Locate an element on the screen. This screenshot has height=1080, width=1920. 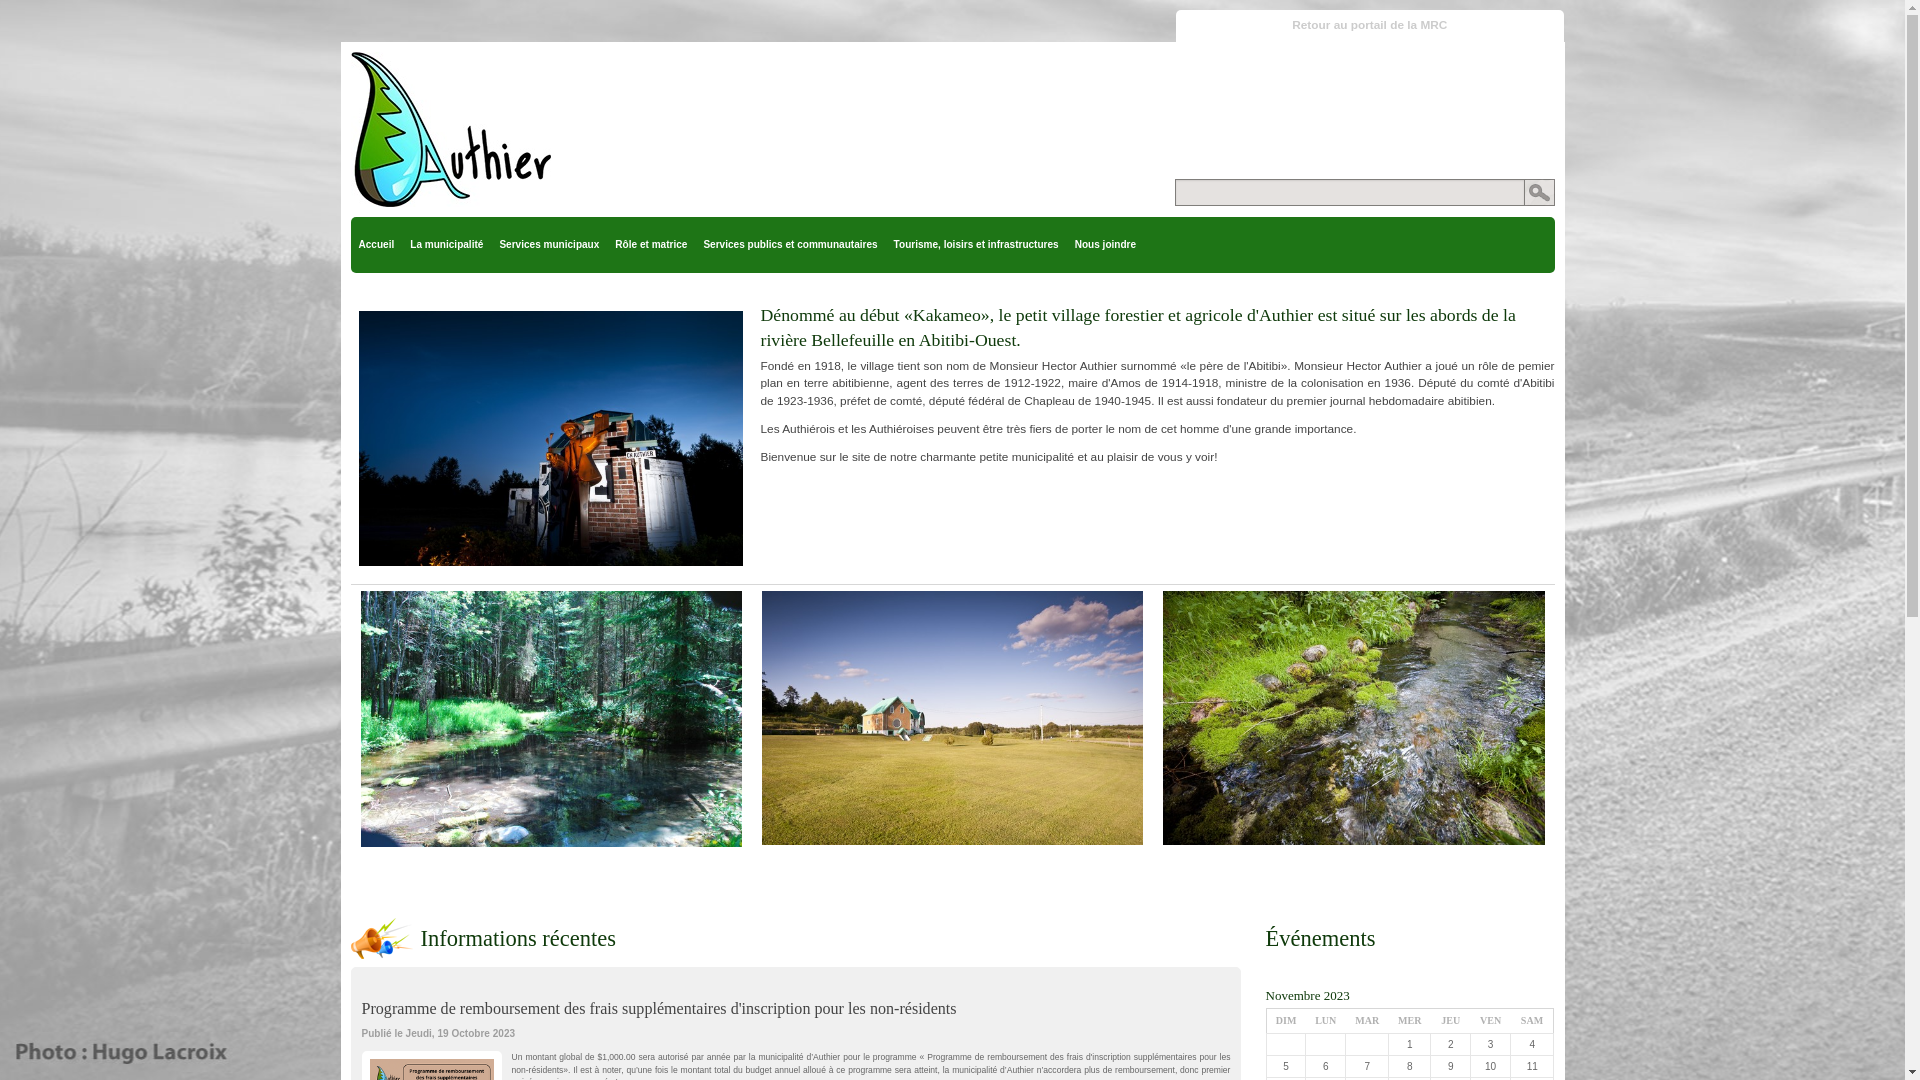
'Tourisme, loisirs et infrastructures' is located at coordinates (976, 244).